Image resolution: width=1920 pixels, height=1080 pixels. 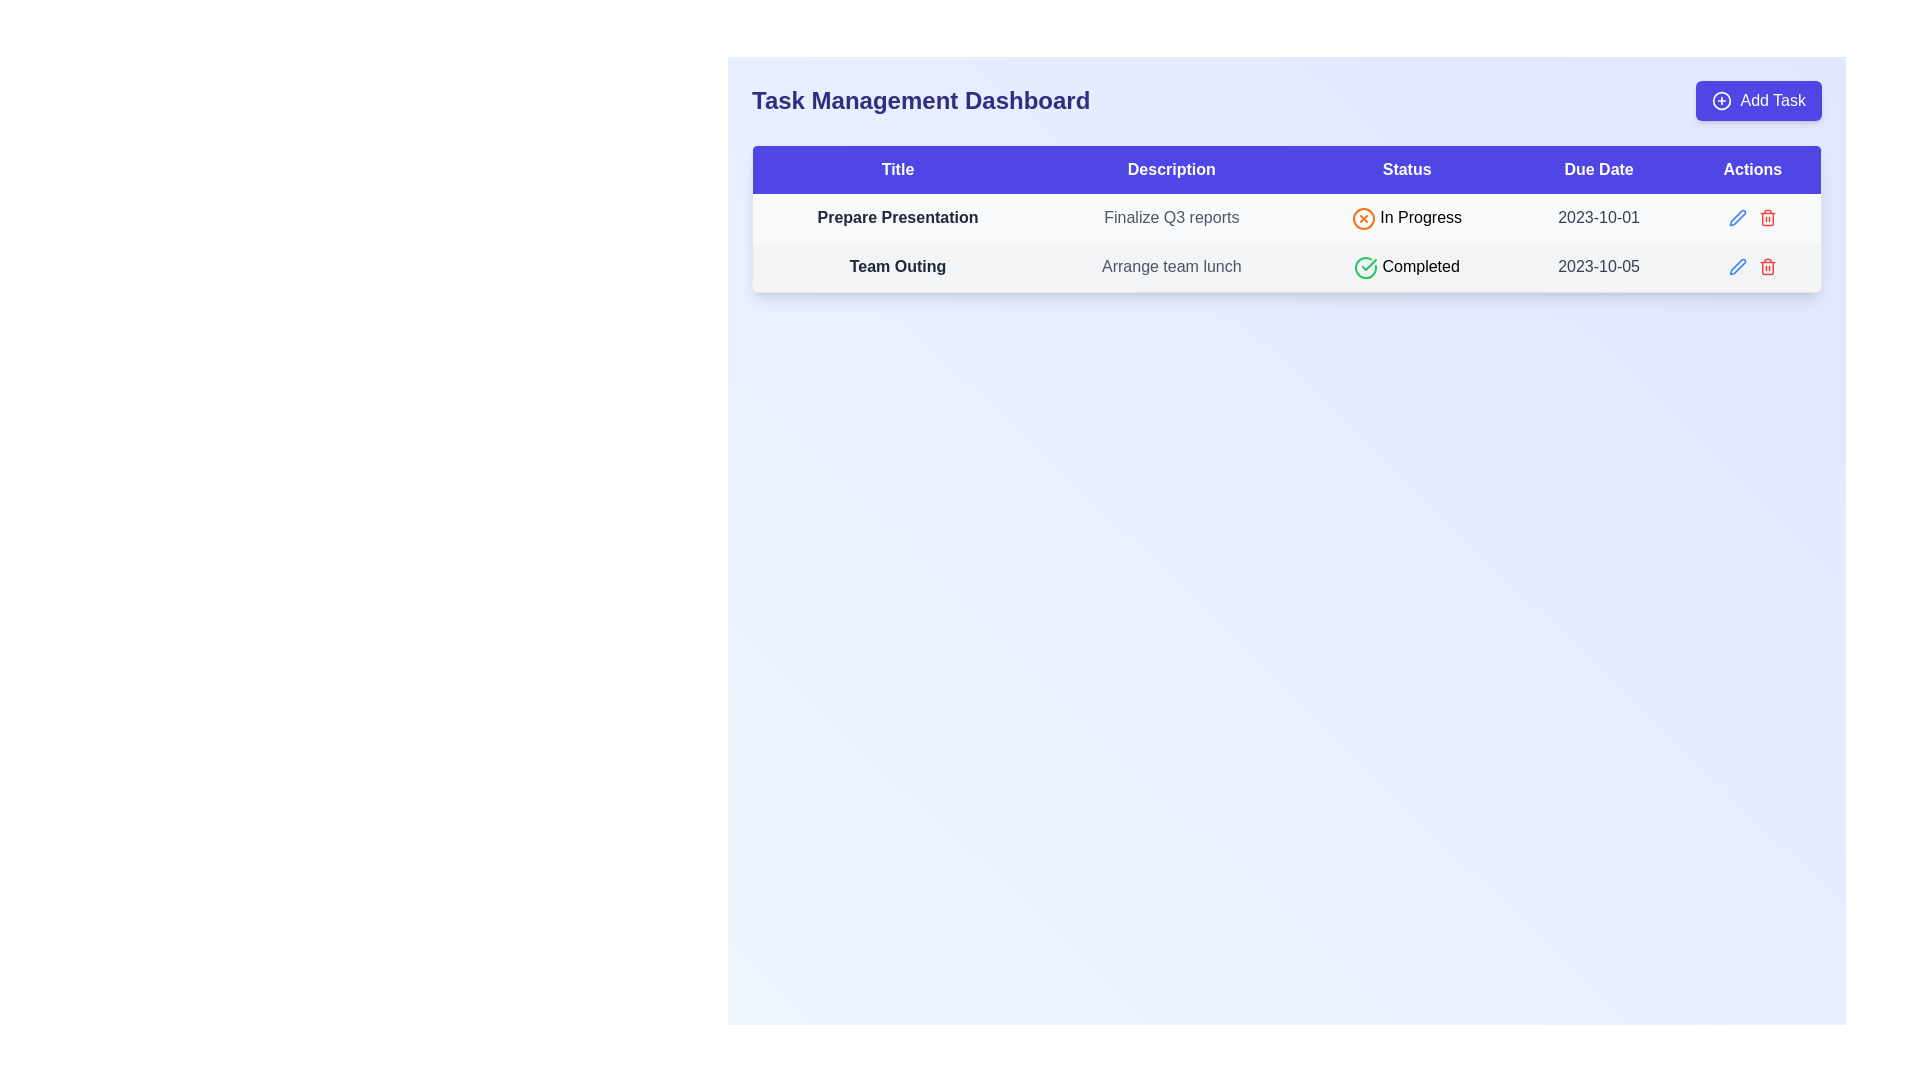 I want to click on task details for the 'Team Outing' task located in the second row of the task list table, which includes its description, completion status, and due date, so click(x=1286, y=265).